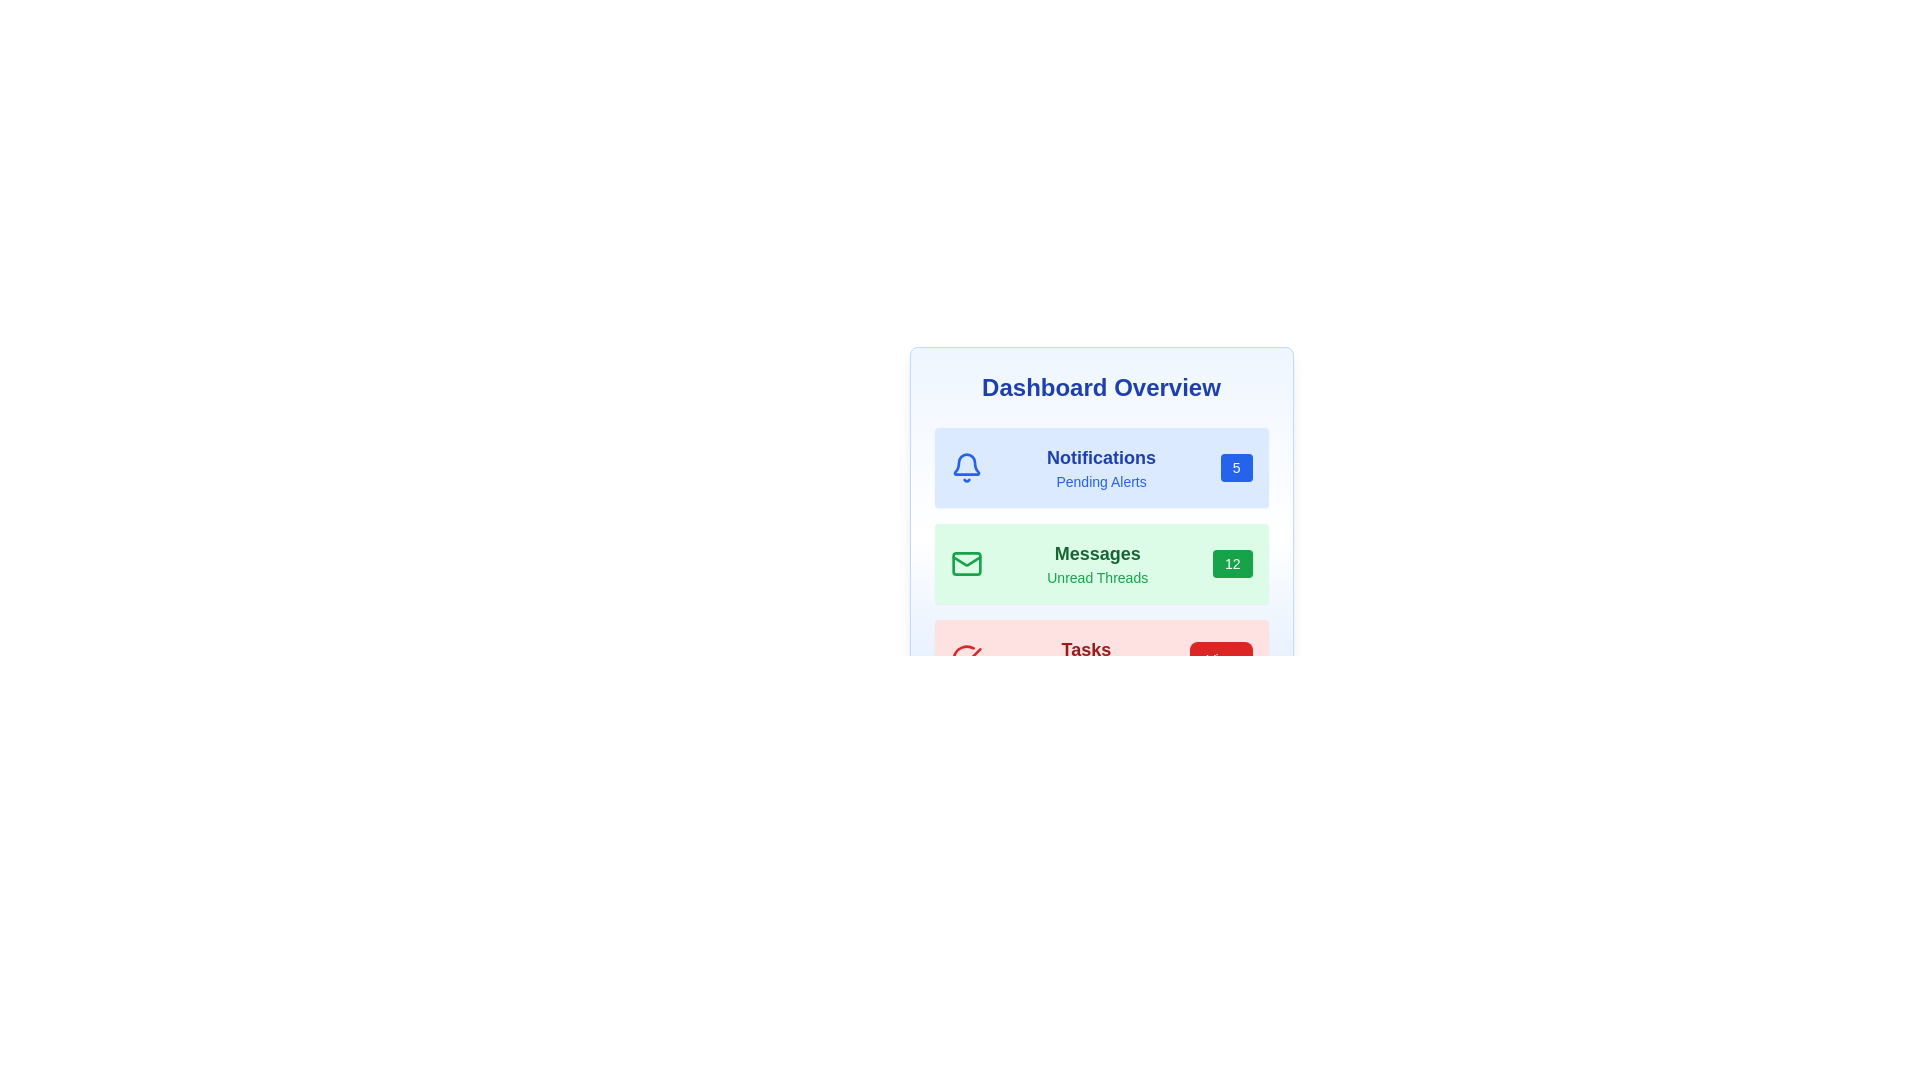 The width and height of the screenshot is (1920, 1080). What do you see at coordinates (1085, 650) in the screenshot?
I see `the Text Label that serves as a heading for the 'Tasks' section, which is located within a pink-colored box on the dashboard` at bounding box center [1085, 650].